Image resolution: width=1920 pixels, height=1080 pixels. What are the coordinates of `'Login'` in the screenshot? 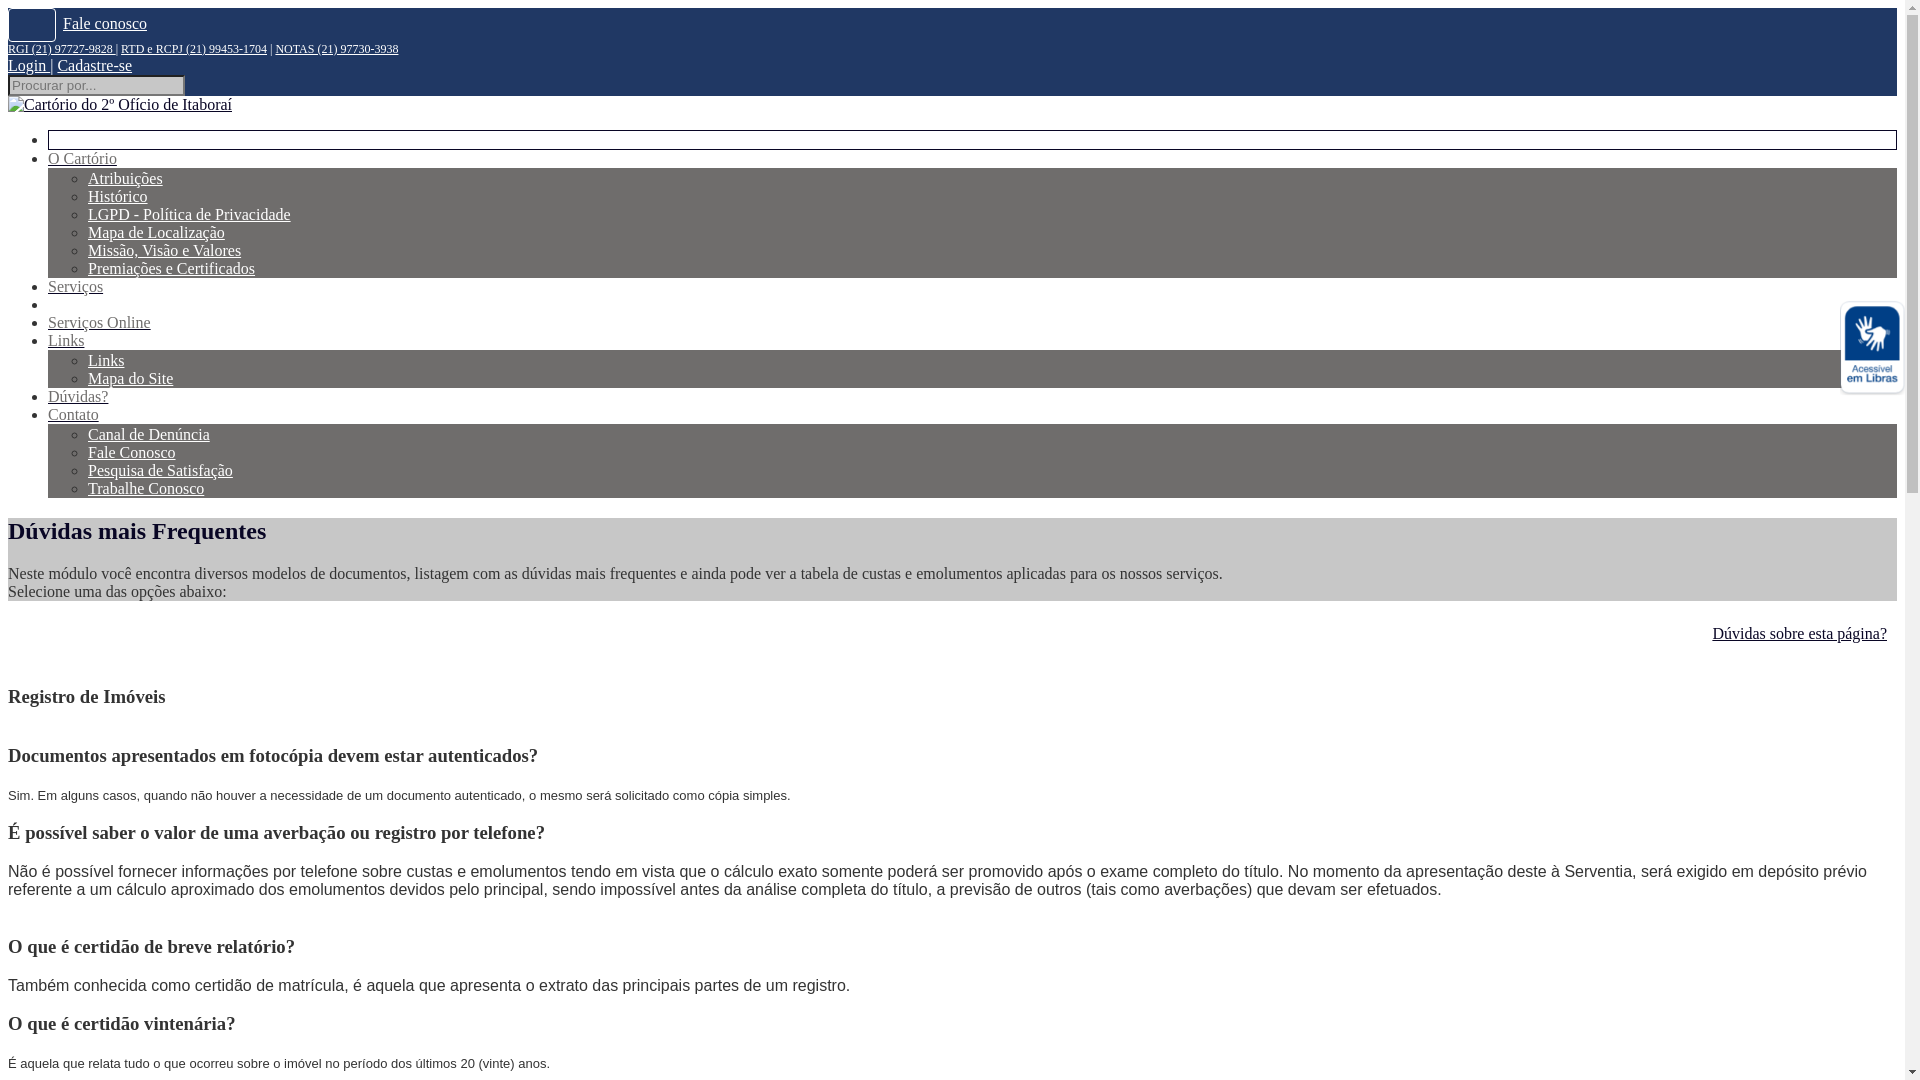 It's located at (28, 64).